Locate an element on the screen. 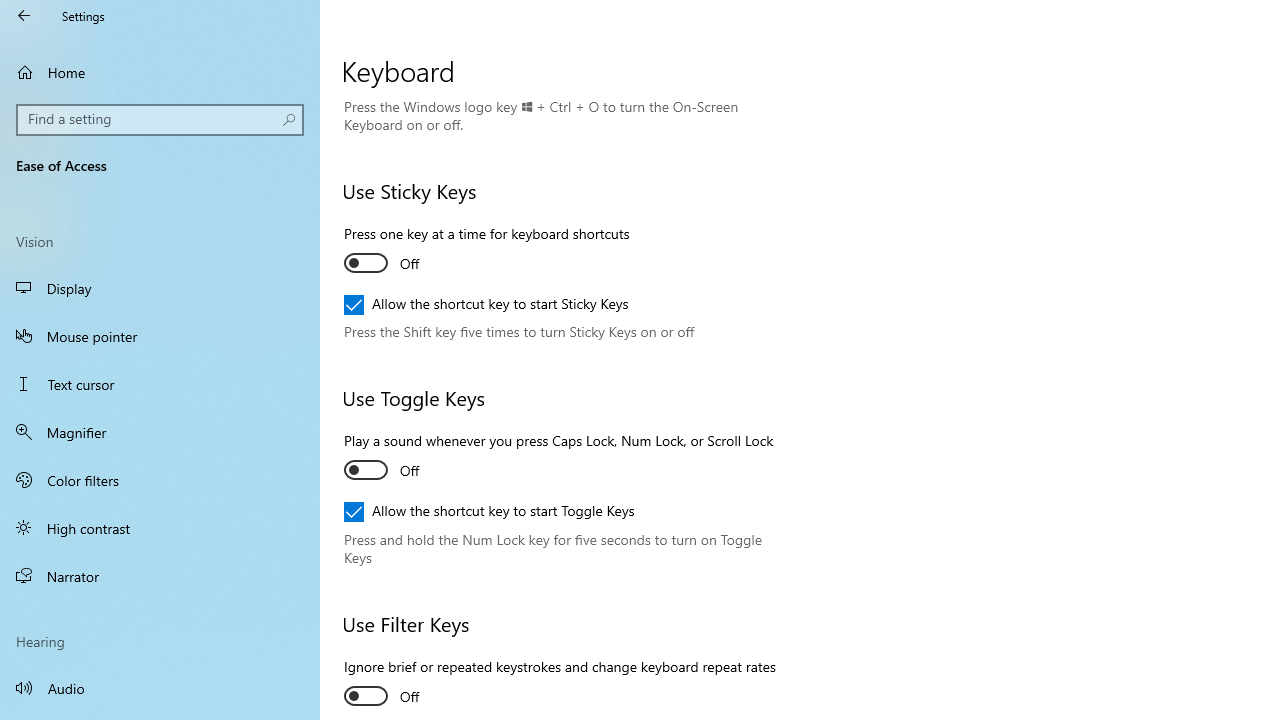 The height and width of the screenshot is (720, 1280). 'High contrast' is located at coordinates (160, 527).